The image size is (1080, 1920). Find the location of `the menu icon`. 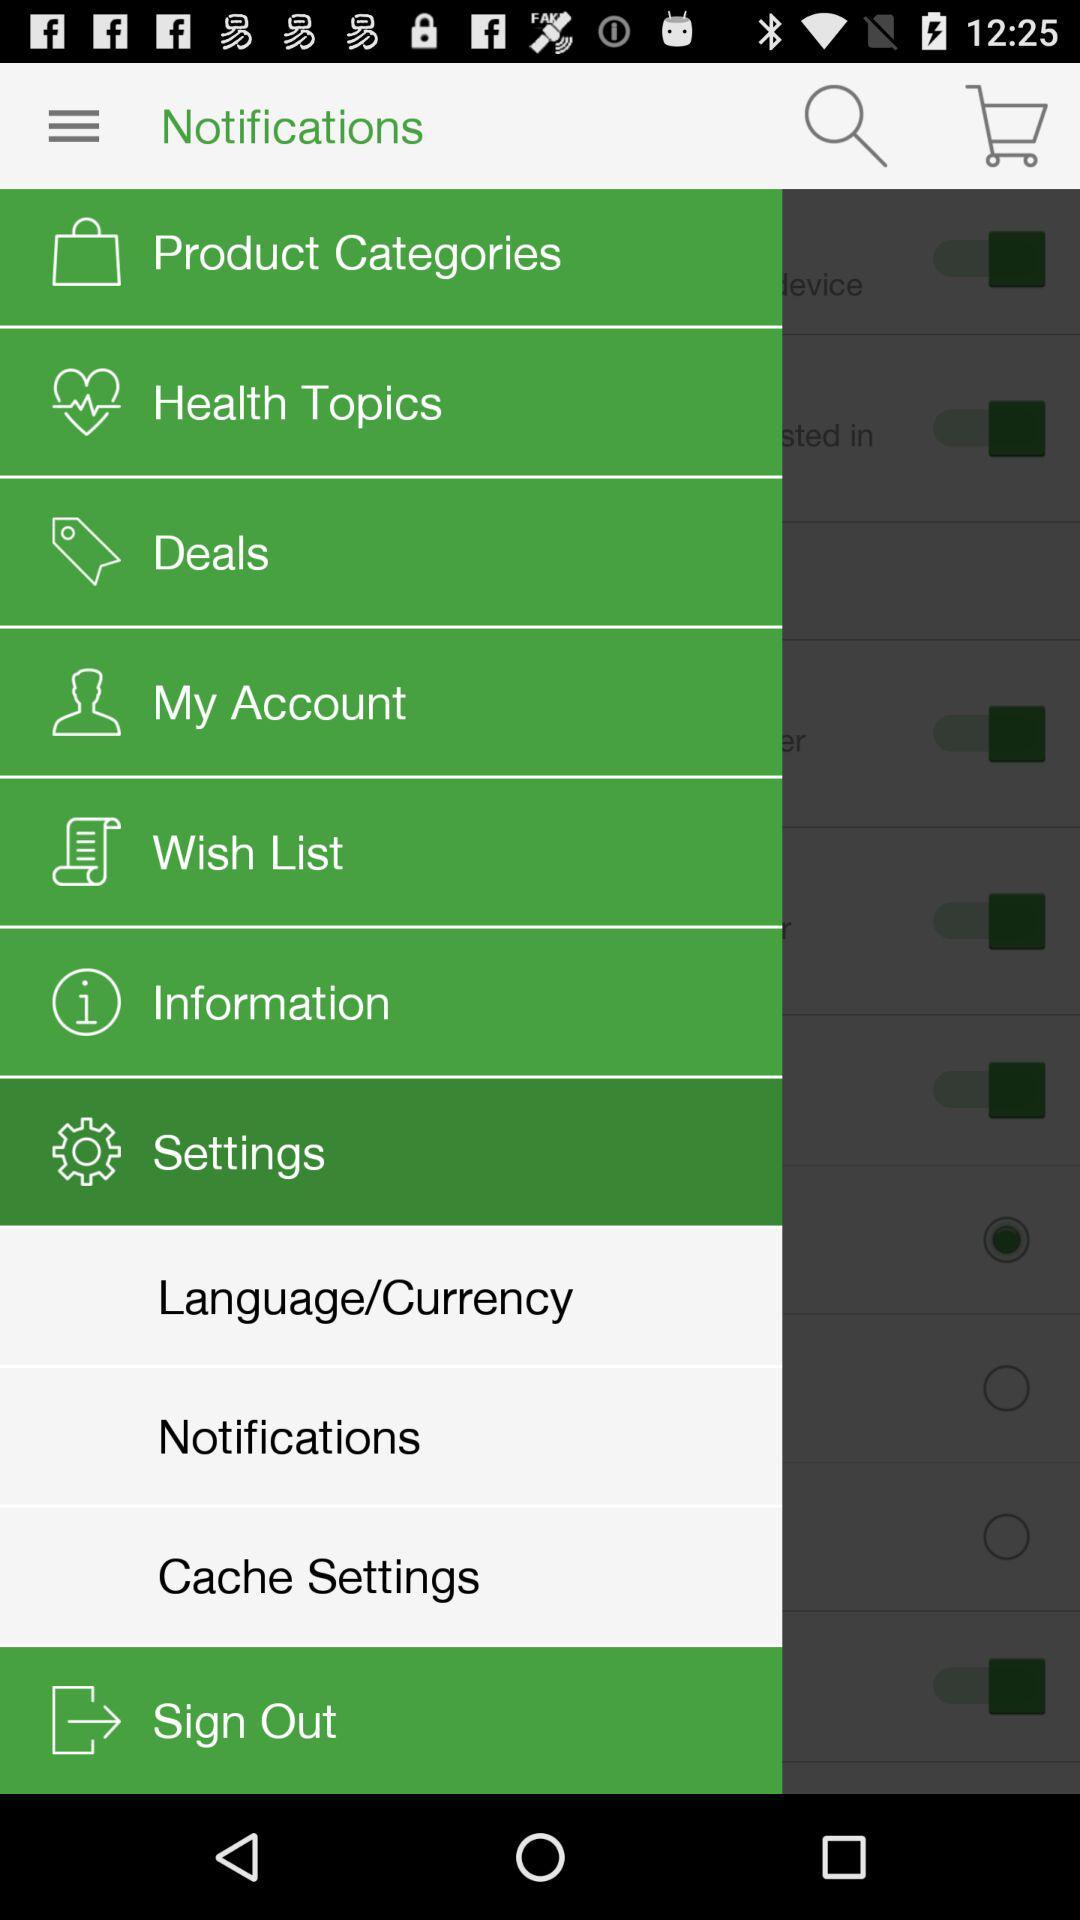

the menu icon is located at coordinates (72, 133).